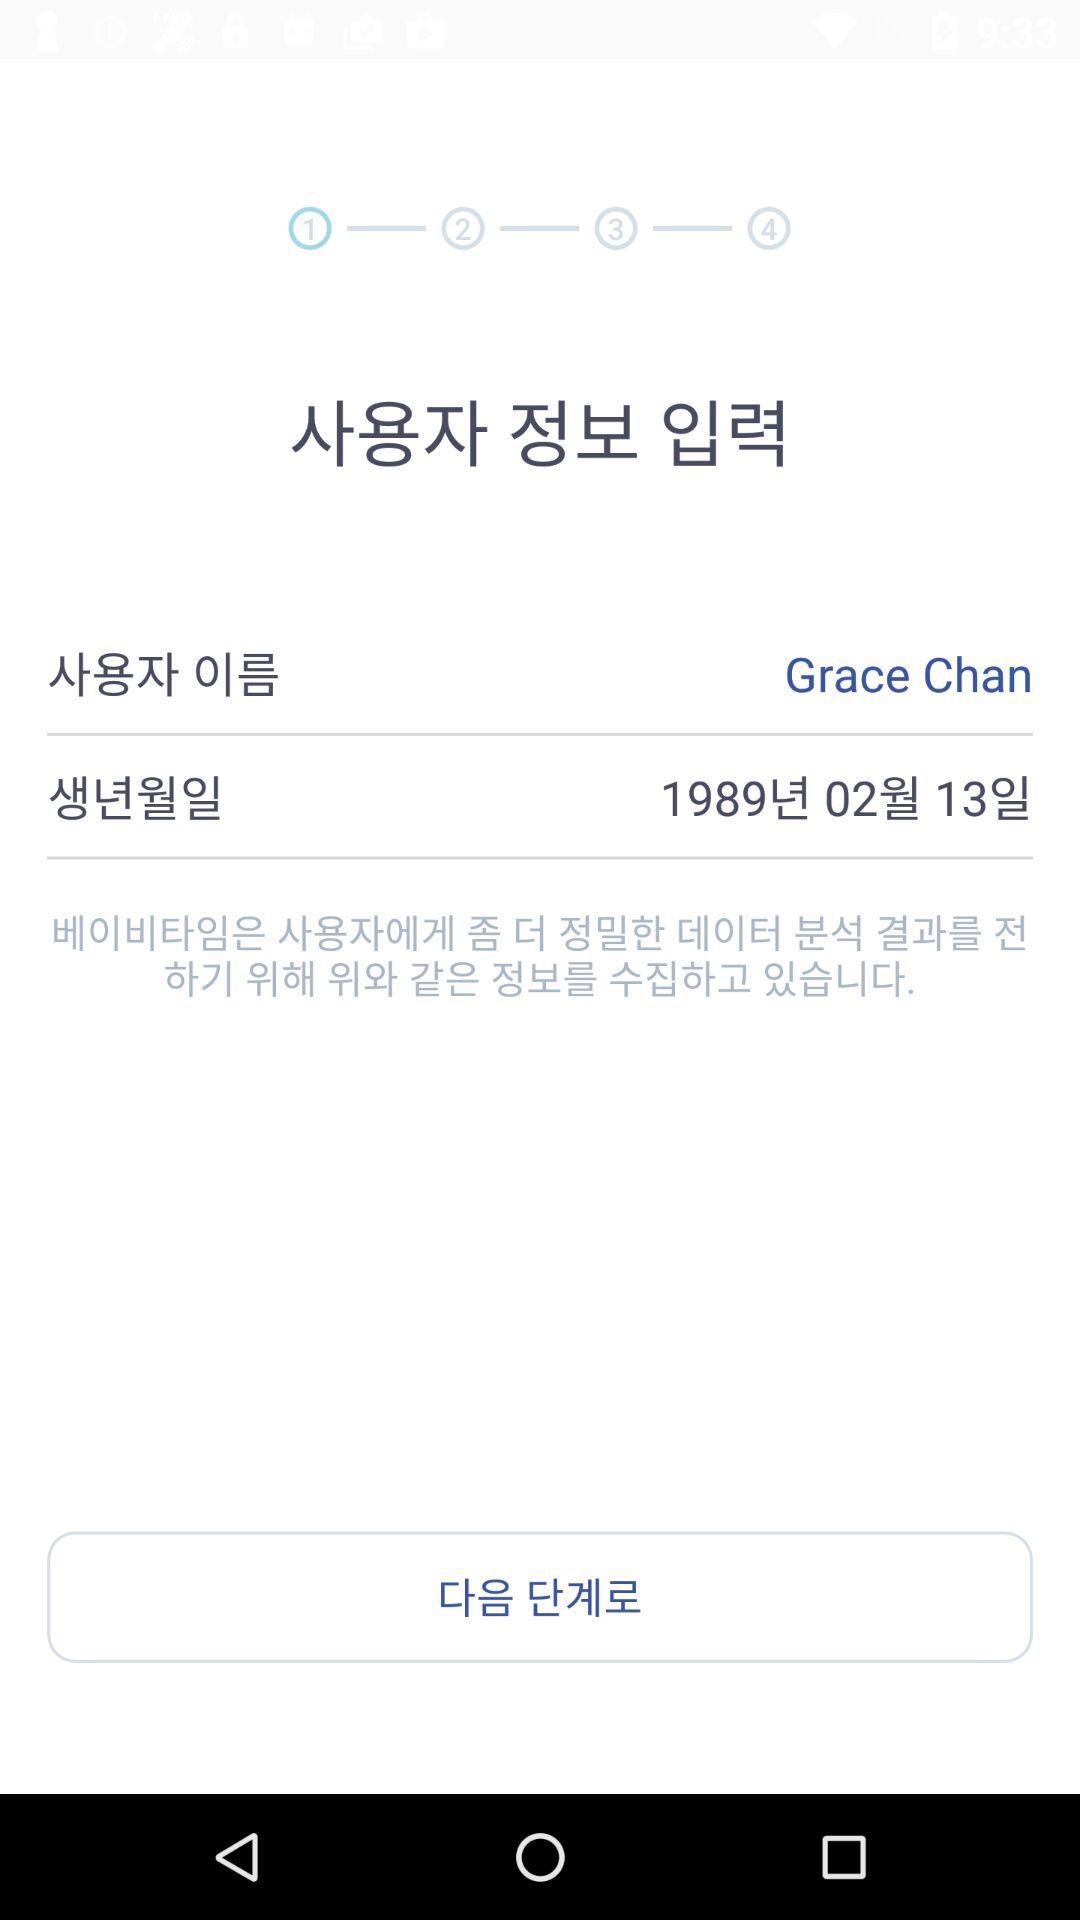 This screenshot has width=1080, height=1920. Describe the element at coordinates (768, 228) in the screenshot. I see `item at the top right corner` at that location.